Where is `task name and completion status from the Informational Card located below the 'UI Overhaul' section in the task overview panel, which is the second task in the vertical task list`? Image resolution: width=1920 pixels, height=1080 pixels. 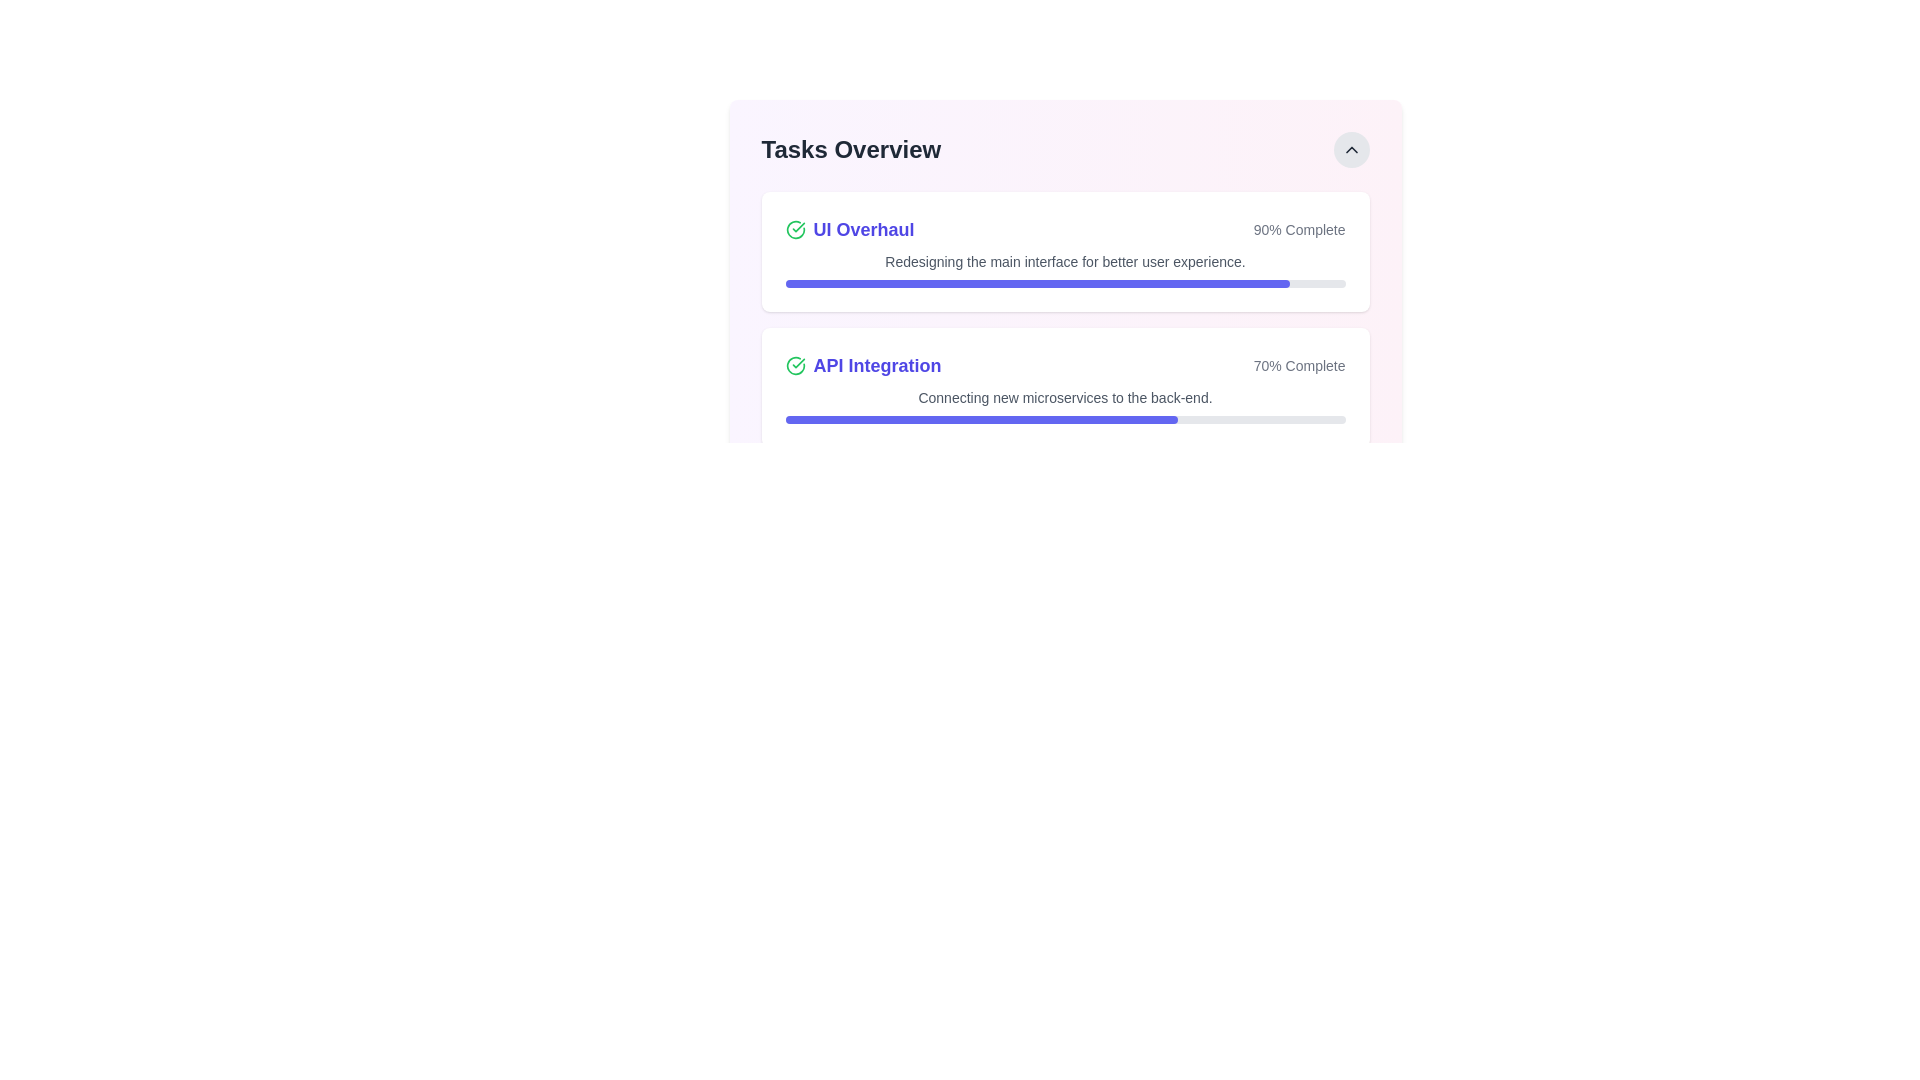 task name and completion status from the Informational Card located below the 'UI Overhaul' section in the task overview panel, which is the second task in the vertical task list is located at coordinates (1064, 366).